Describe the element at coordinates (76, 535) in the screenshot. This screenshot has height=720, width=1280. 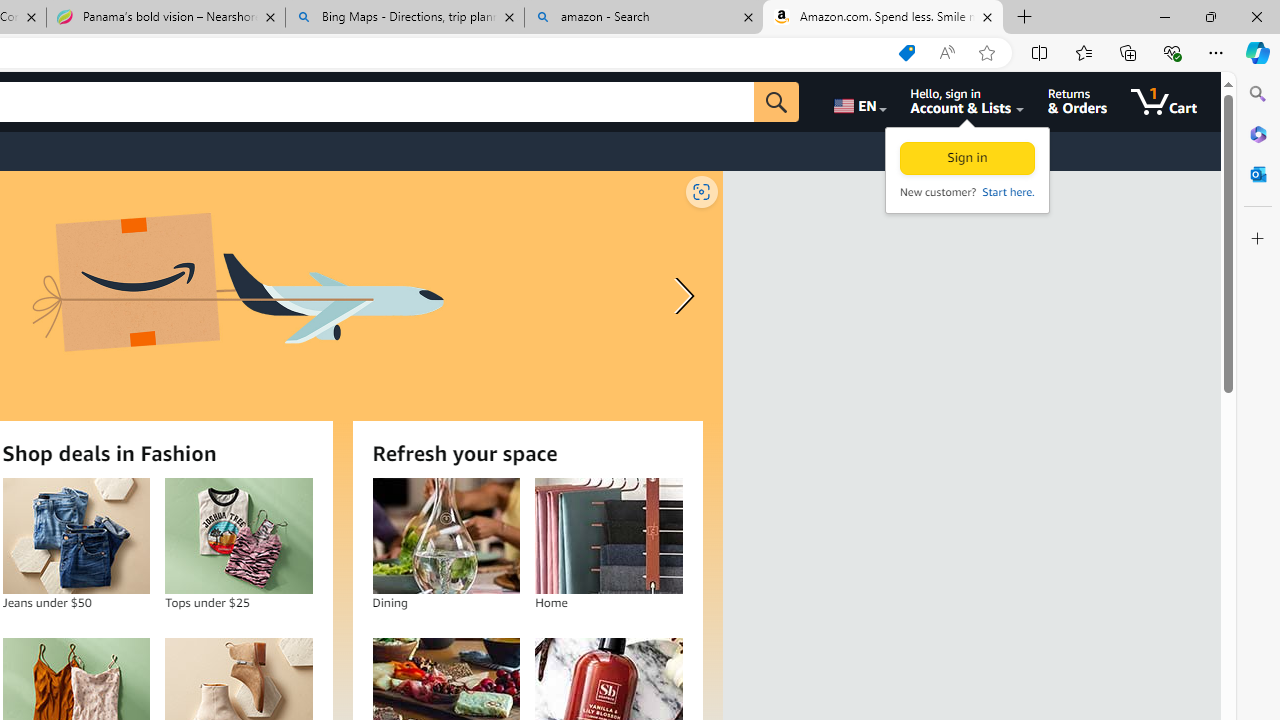
I see `'Jeans under $50'` at that location.